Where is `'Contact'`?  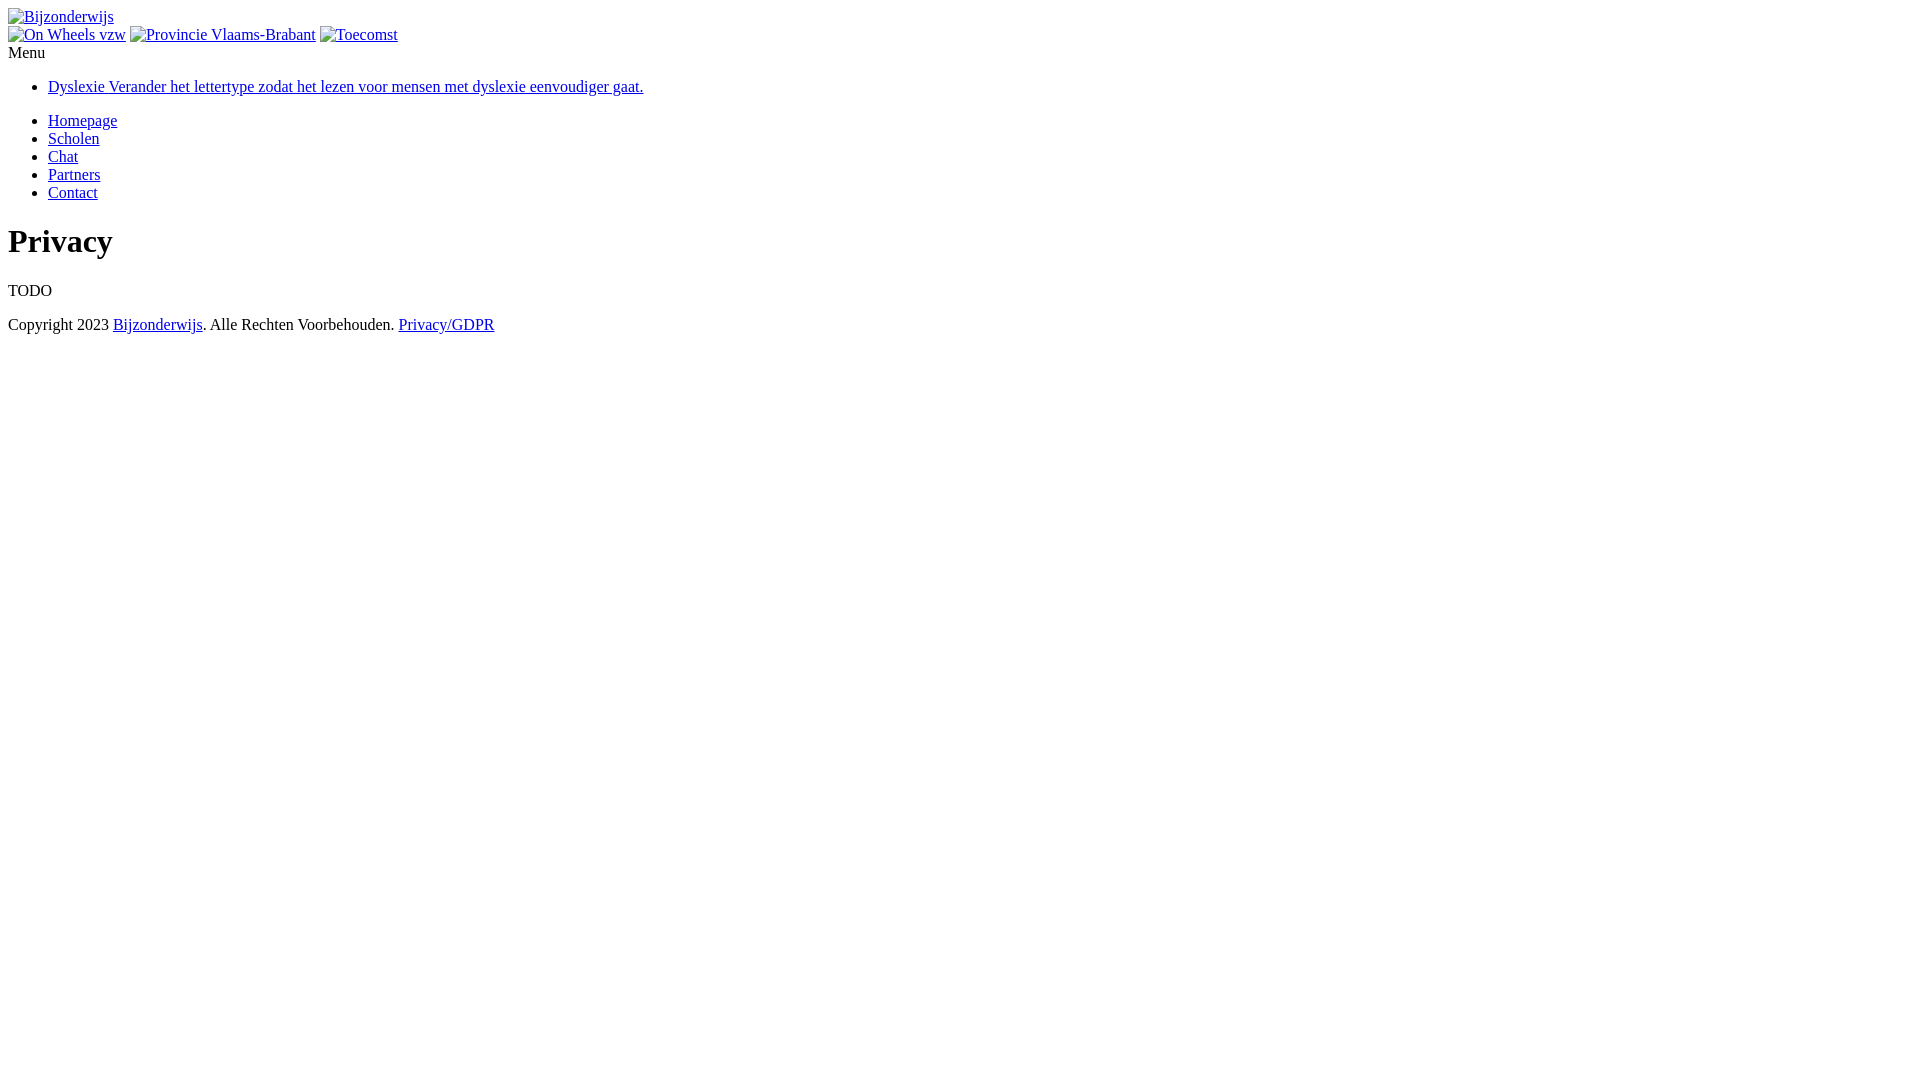 'Contact' is located at coordinates (72, 192).